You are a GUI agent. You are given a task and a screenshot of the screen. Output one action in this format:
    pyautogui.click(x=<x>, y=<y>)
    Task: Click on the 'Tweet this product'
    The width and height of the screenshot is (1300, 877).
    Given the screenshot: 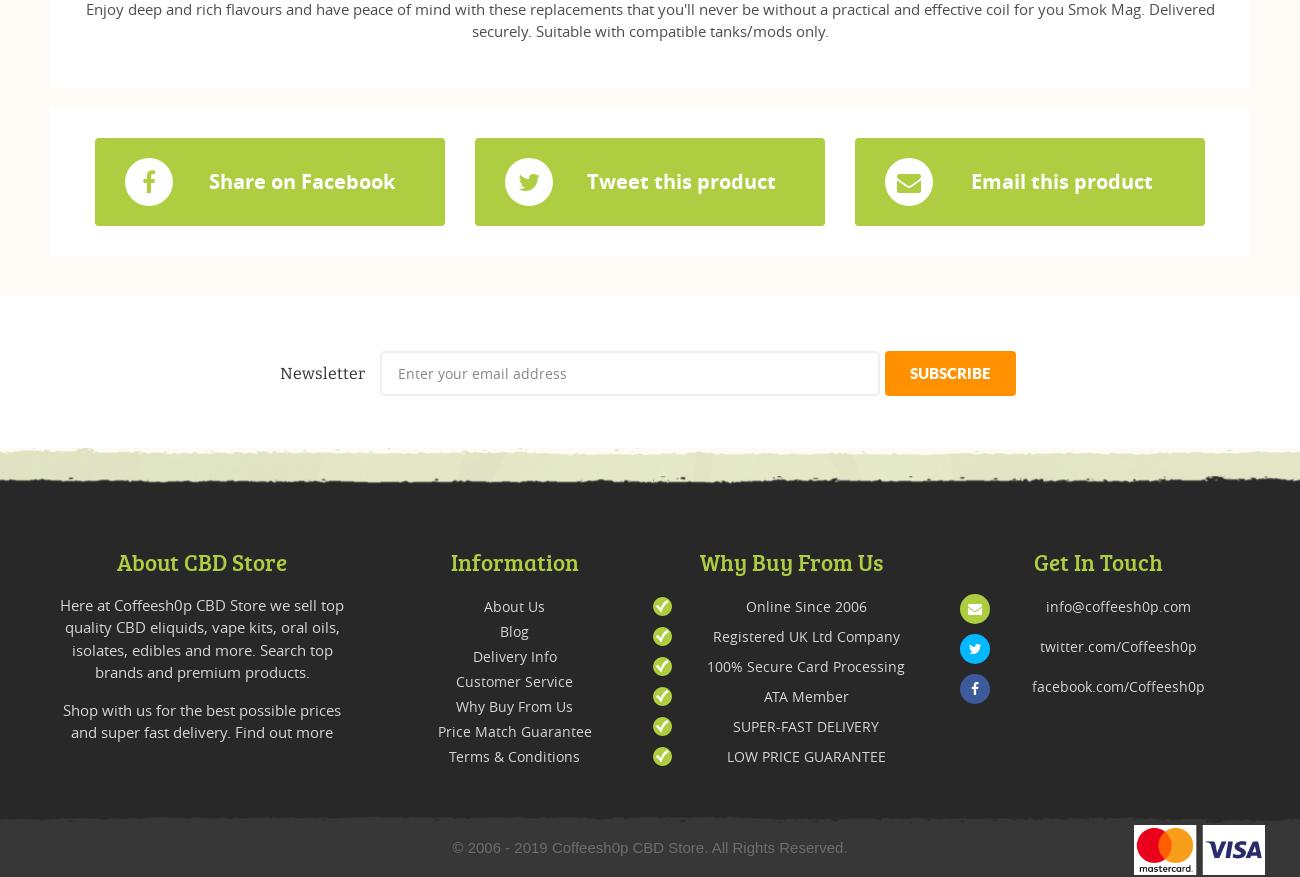 What is the action you would take?
    pyautogui.click(x=680, y=180)
    